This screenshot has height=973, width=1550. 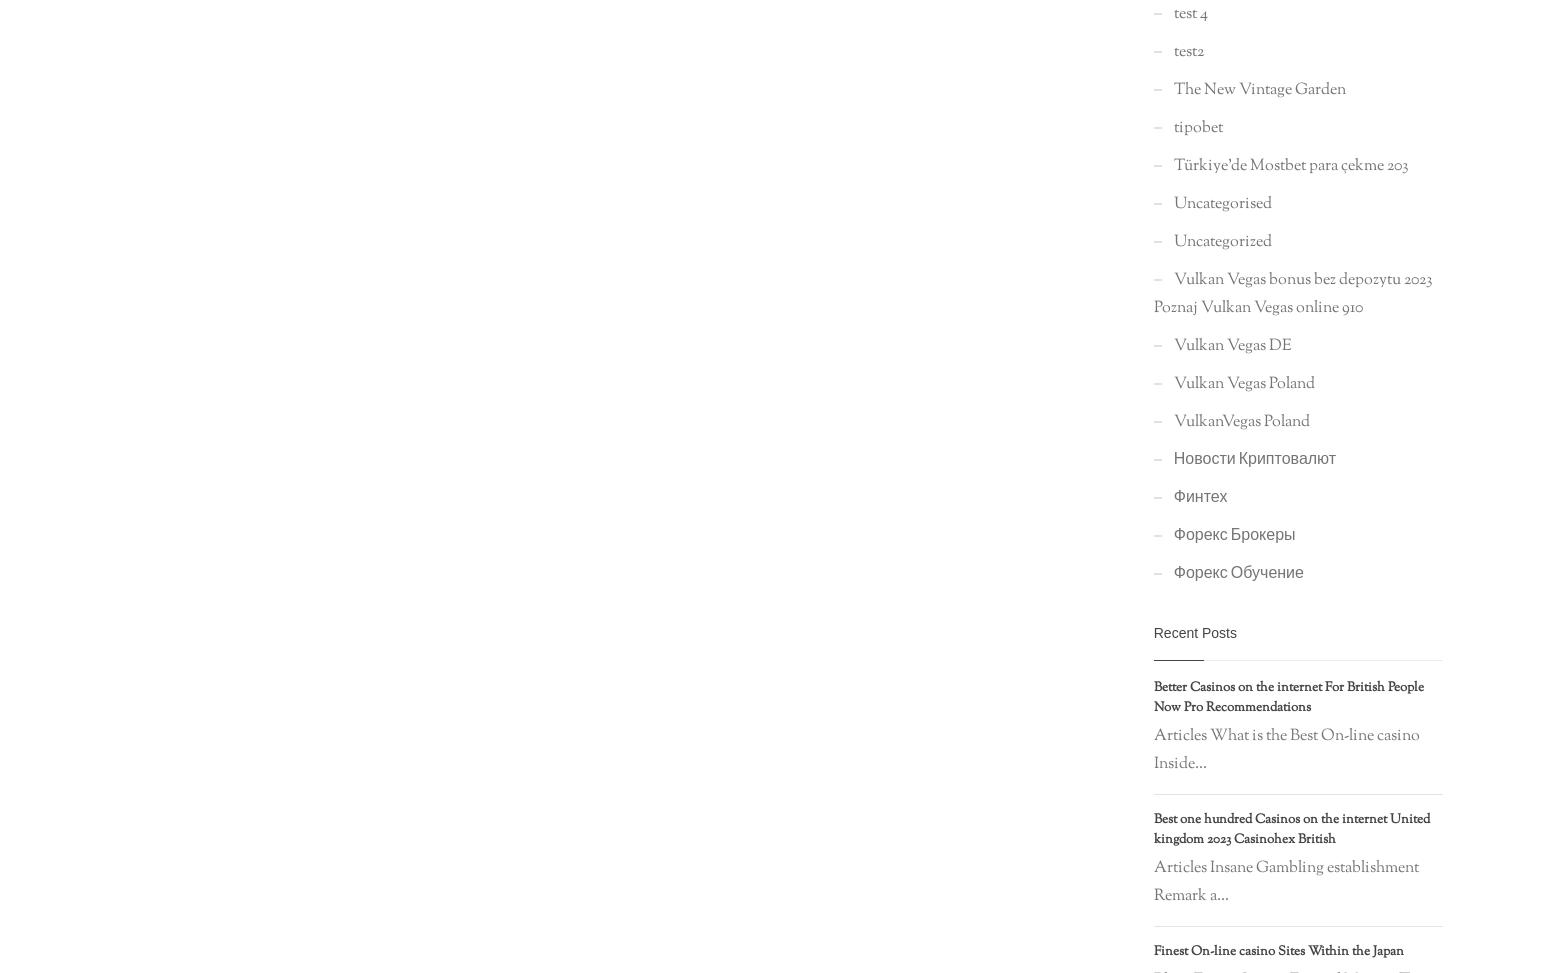 What do you see at coordinates (1152, 750) in the screenshot?
I see `'Articles What is the Best On-line casino Inside...'` at bounding box center [1152, 750].